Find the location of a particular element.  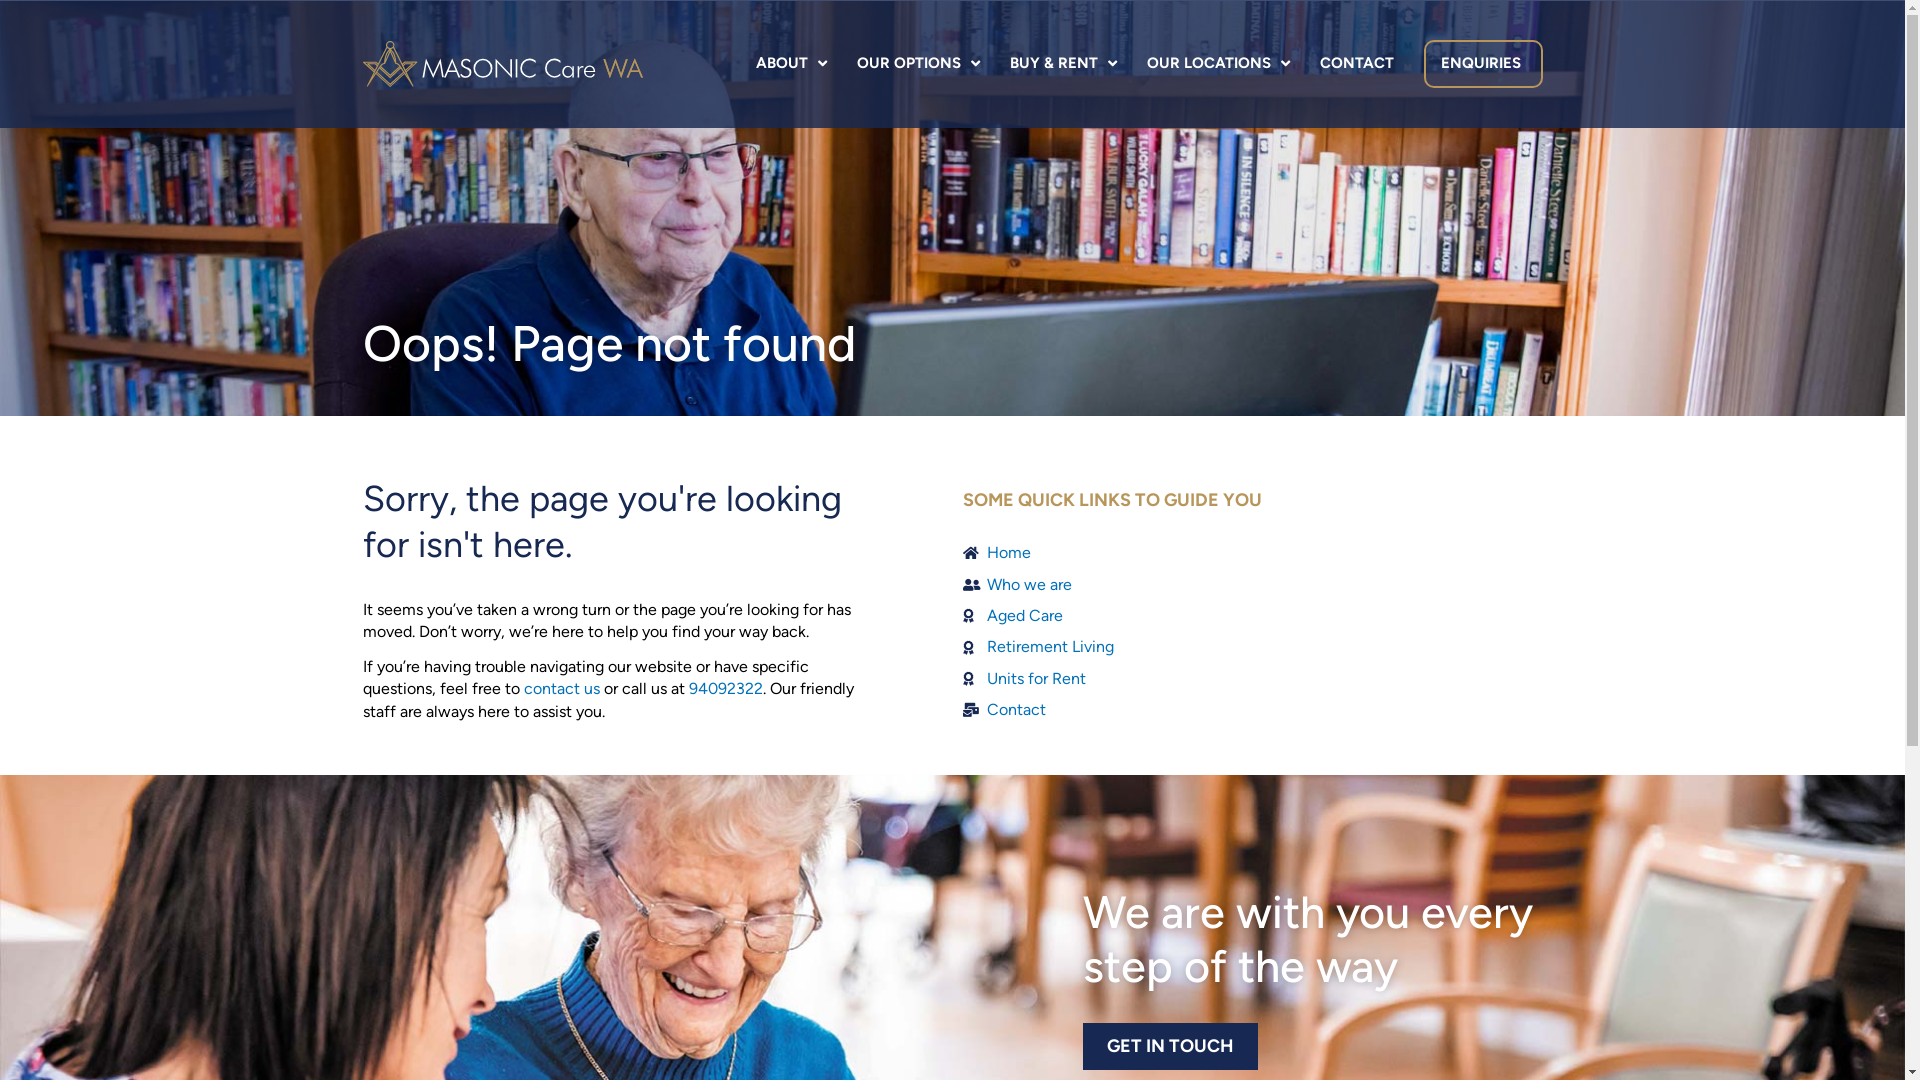

'94092322' is located at coordinates (723, 687).